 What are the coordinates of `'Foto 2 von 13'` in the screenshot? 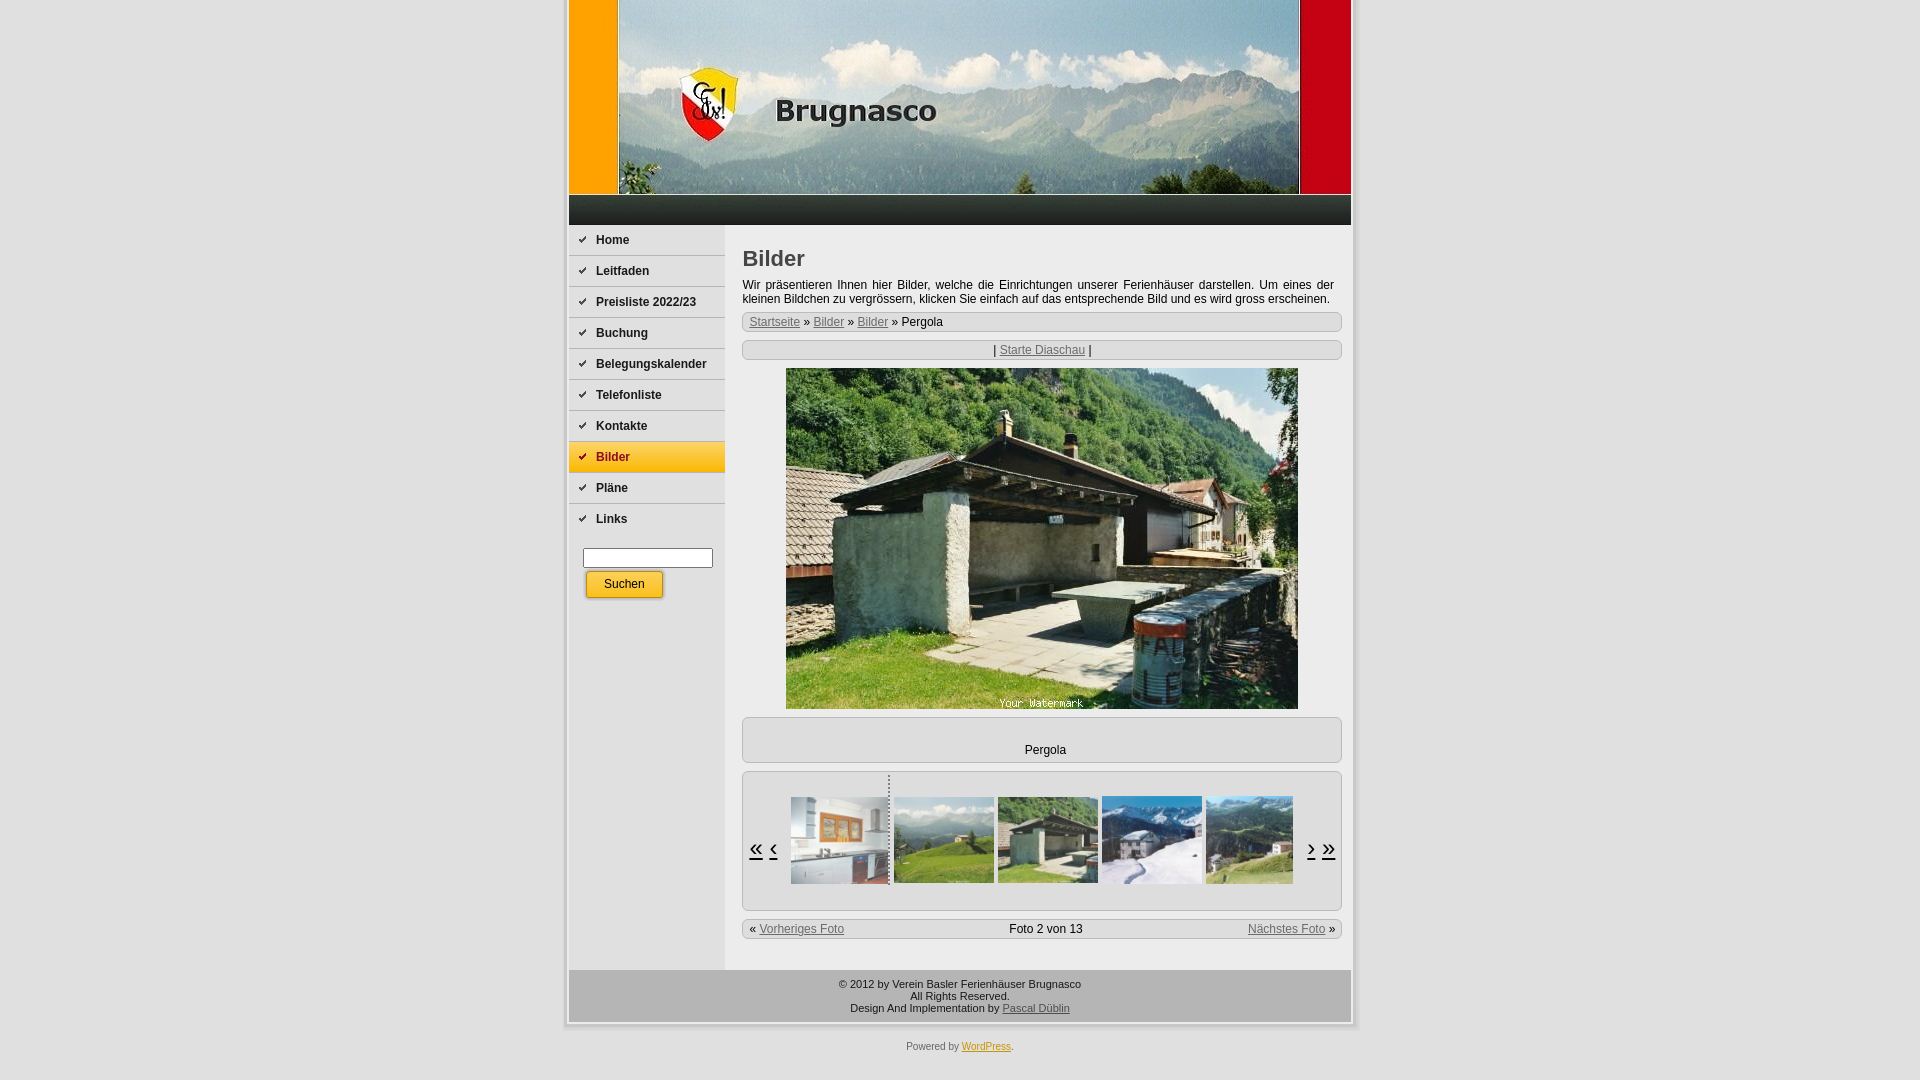 It's located at (1008, 929).